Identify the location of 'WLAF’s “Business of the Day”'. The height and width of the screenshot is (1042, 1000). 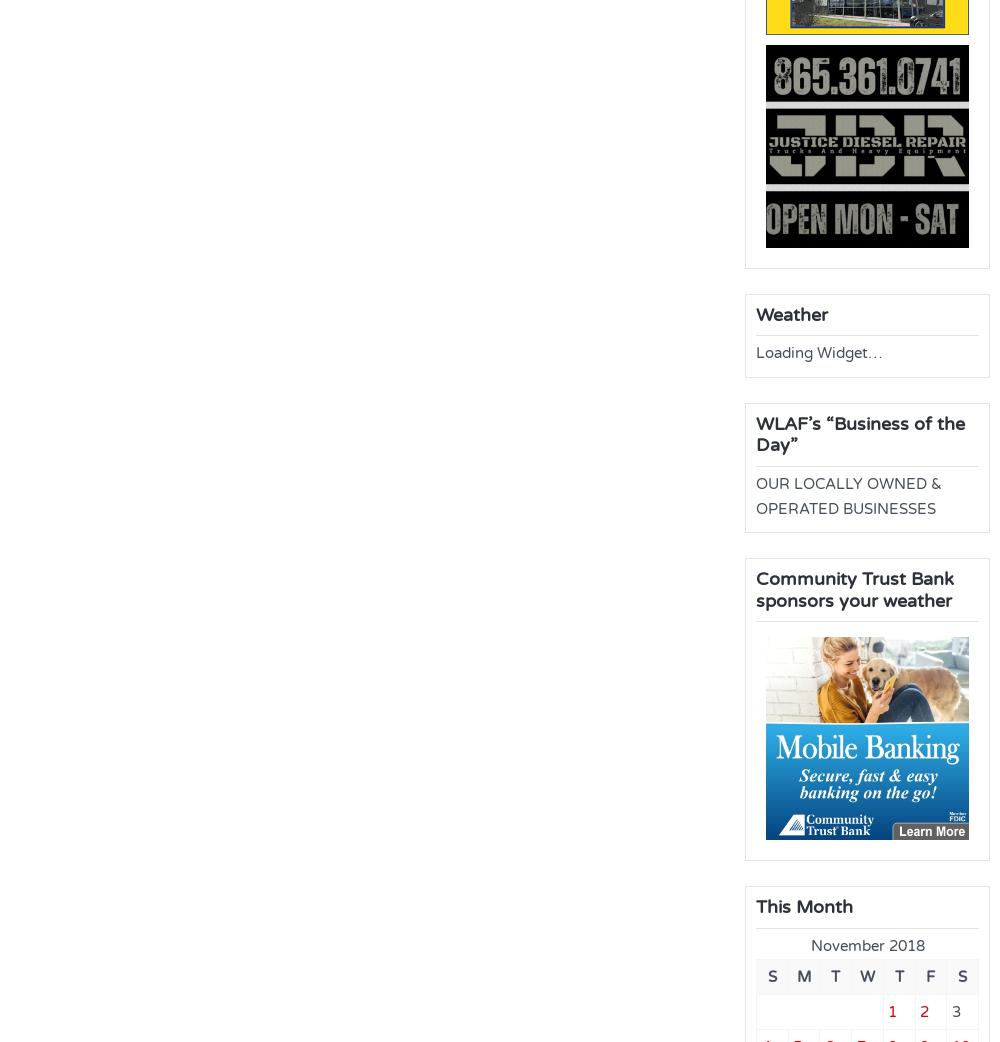
(859, 432).